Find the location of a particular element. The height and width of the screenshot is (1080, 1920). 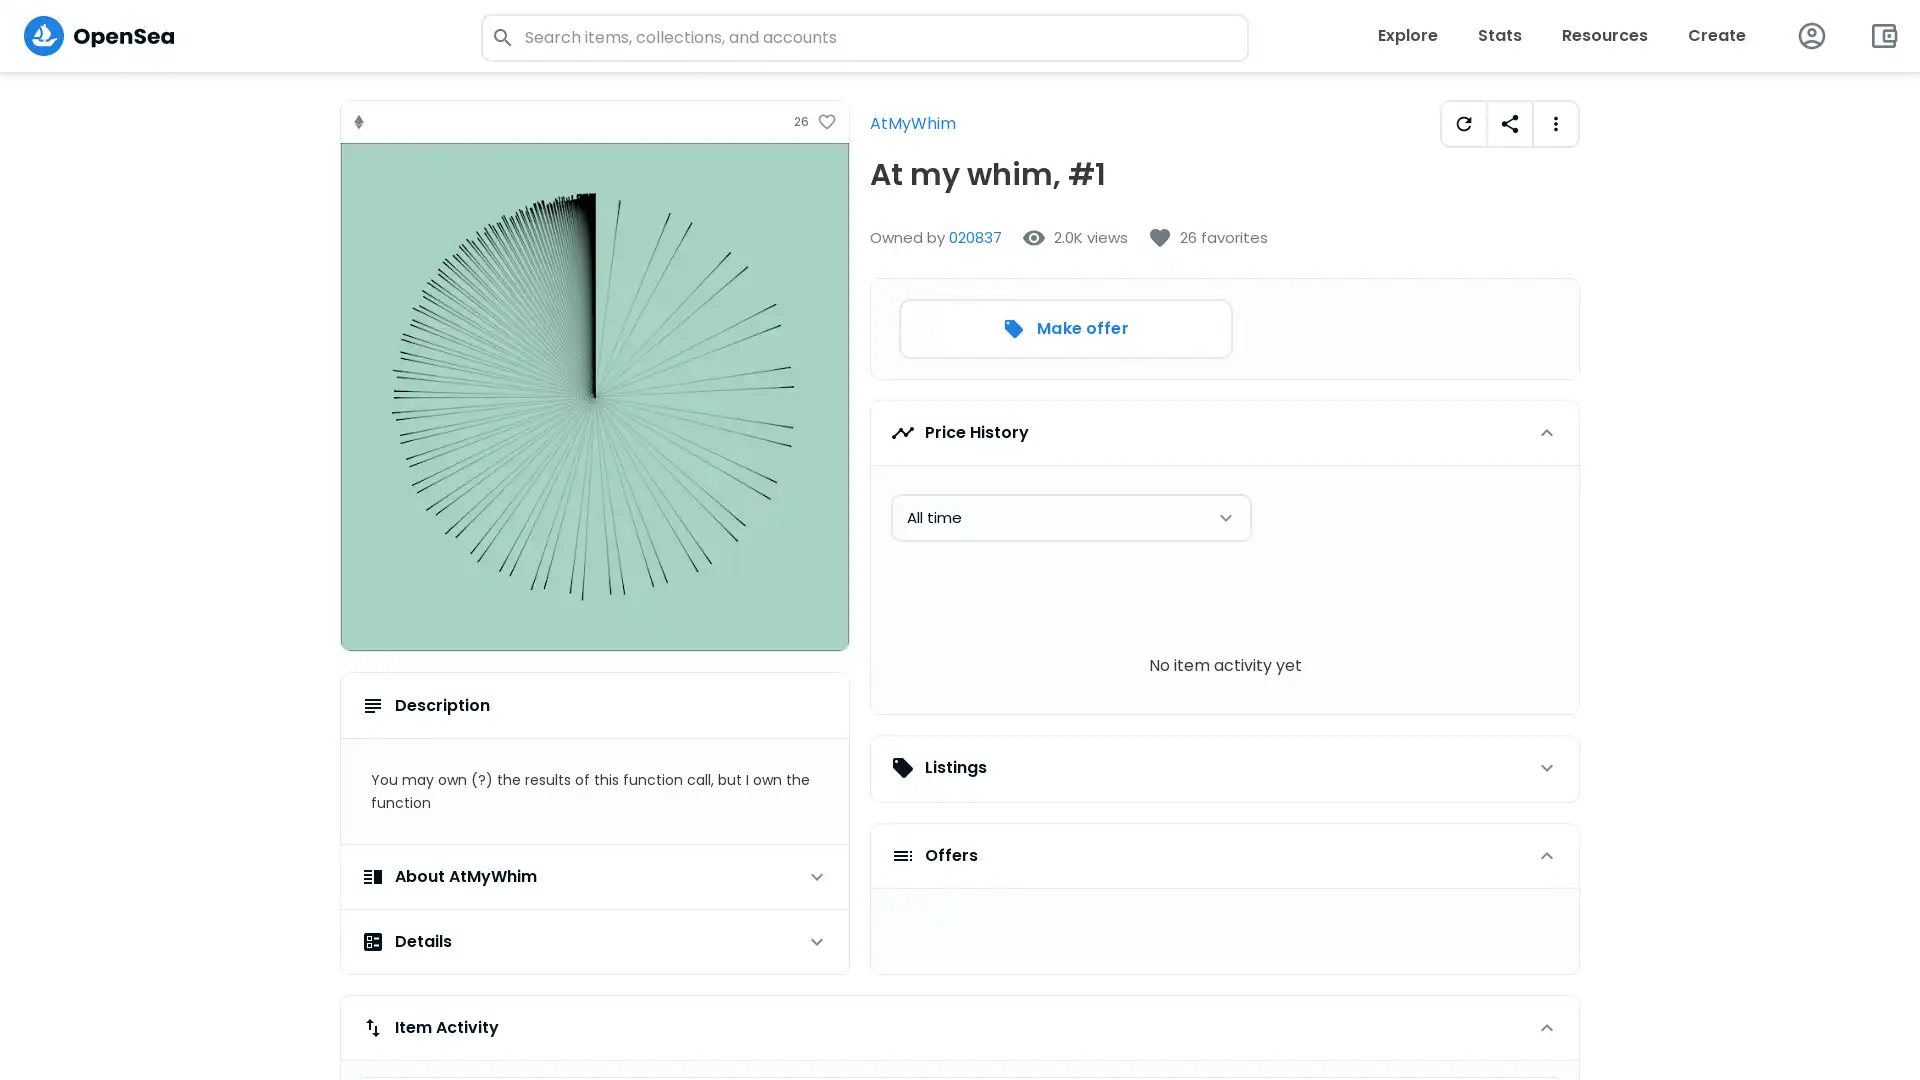

More is located at coordinates (1554, 123).